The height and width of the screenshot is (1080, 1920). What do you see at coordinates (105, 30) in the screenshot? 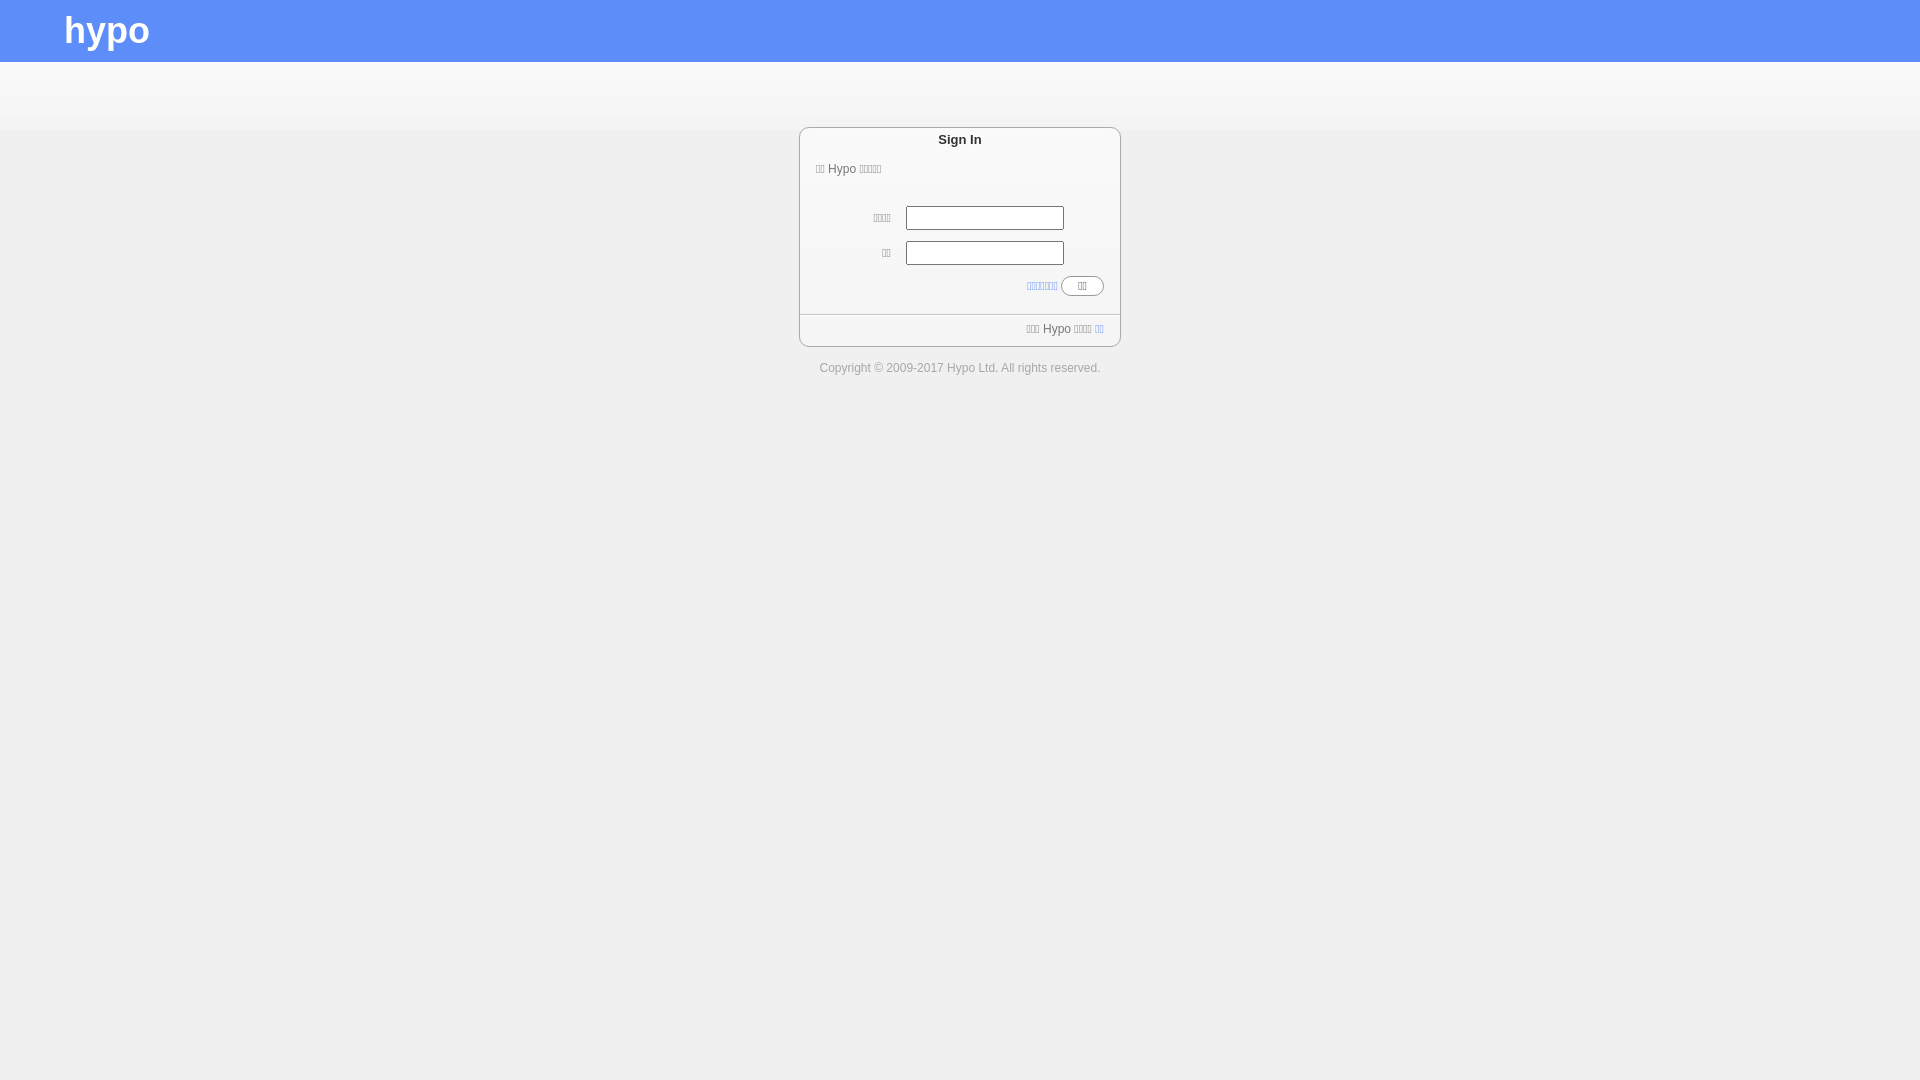
I see `'hypo'` at bounding box center [105, 30].